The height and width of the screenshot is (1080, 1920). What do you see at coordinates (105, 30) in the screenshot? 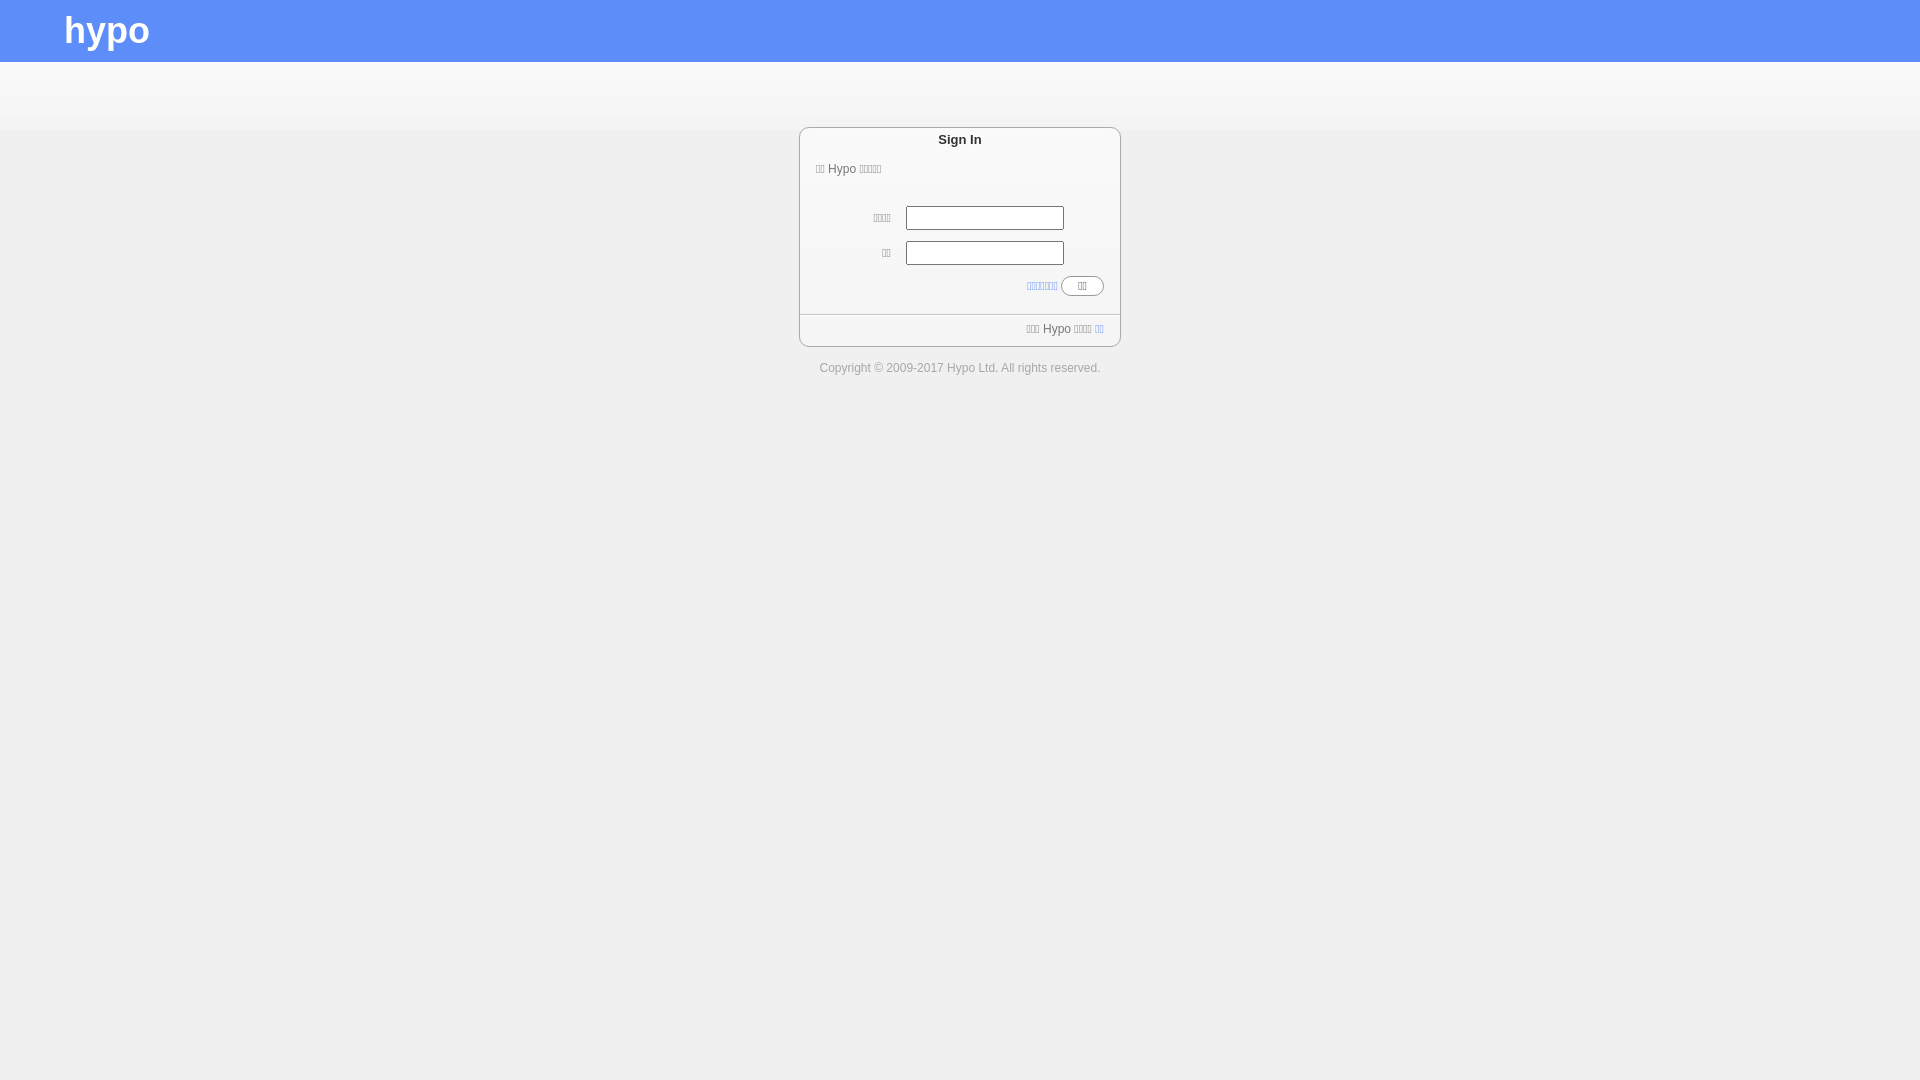
I see `'hypo'` at bounding box center [105, 30].